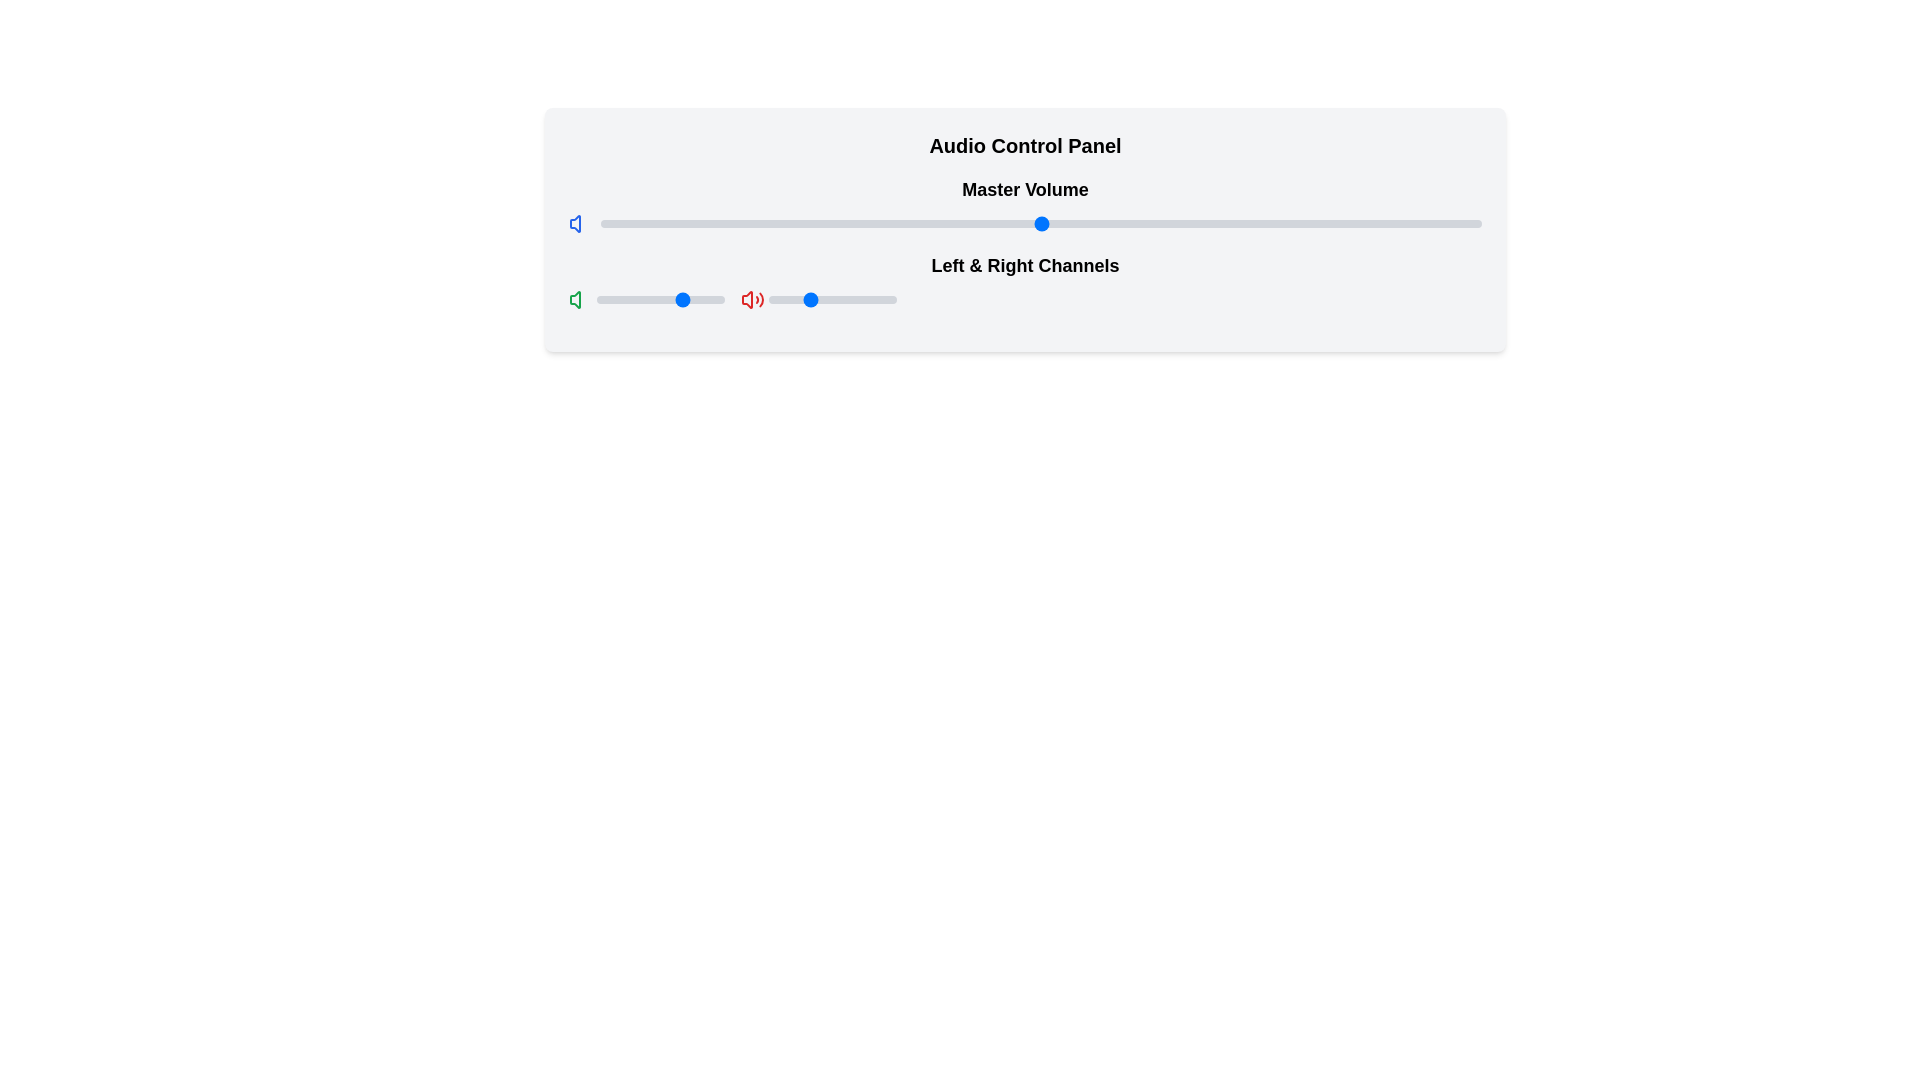 The height and width of the screenshot is (1080, 1920). I want to click on the master volume level, so click(1251, 223).